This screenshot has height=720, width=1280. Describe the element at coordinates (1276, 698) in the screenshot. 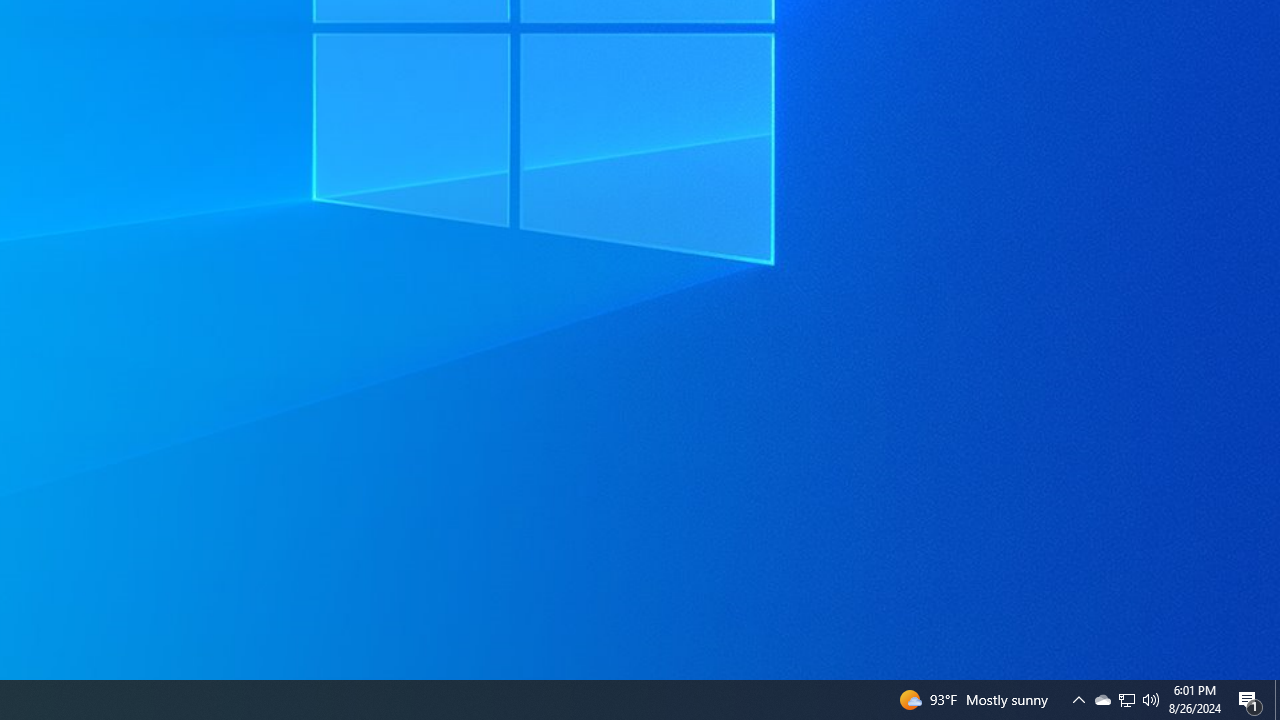

I see `'Action Center, 1 new notification'` at that location.